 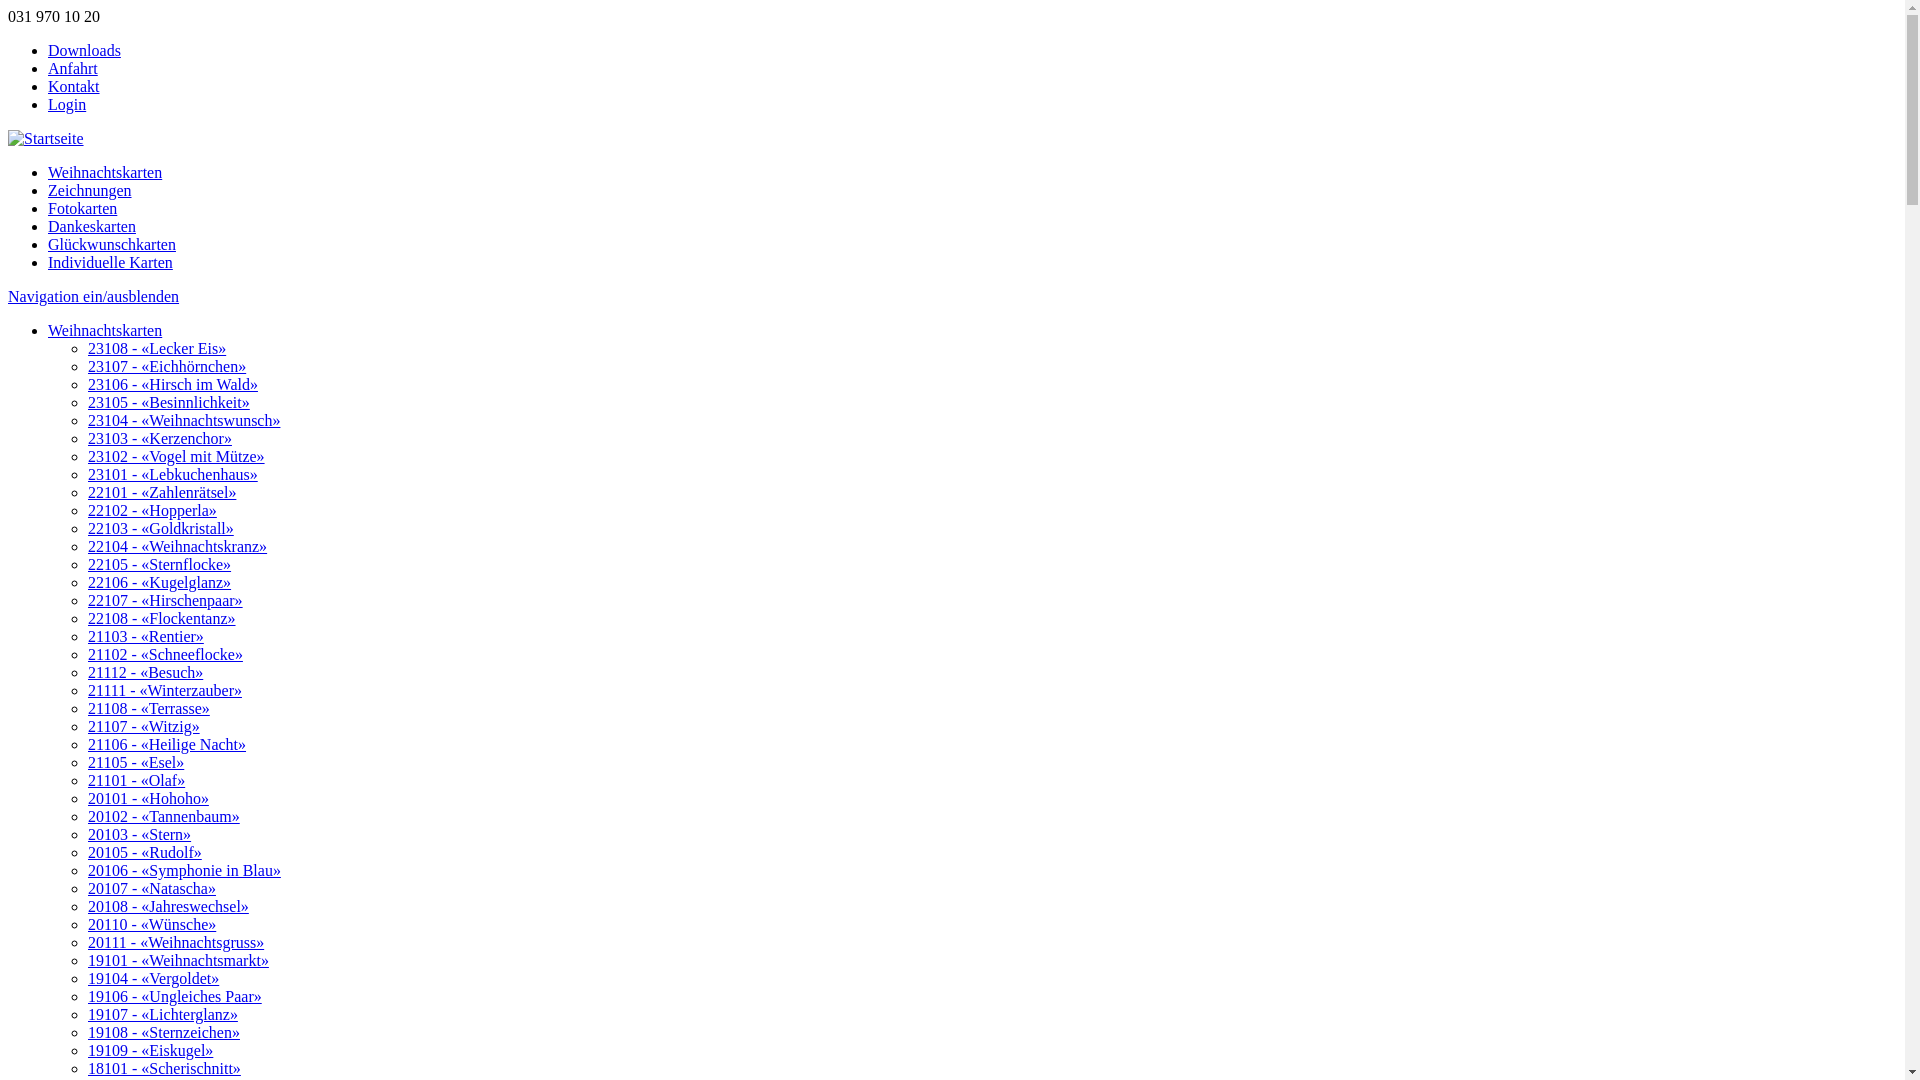 What do you see at coordinates (72, 67) in the screenshot?
I see `'Anfahrt'` at bounding box center [72, 67].